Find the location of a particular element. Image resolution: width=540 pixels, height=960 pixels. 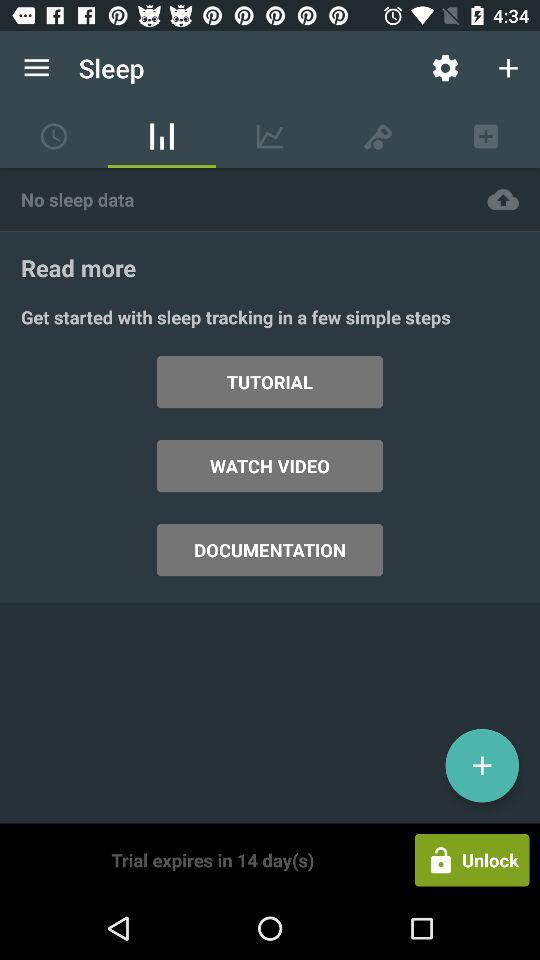

icon above the read more is located at coordinates (232, 199).